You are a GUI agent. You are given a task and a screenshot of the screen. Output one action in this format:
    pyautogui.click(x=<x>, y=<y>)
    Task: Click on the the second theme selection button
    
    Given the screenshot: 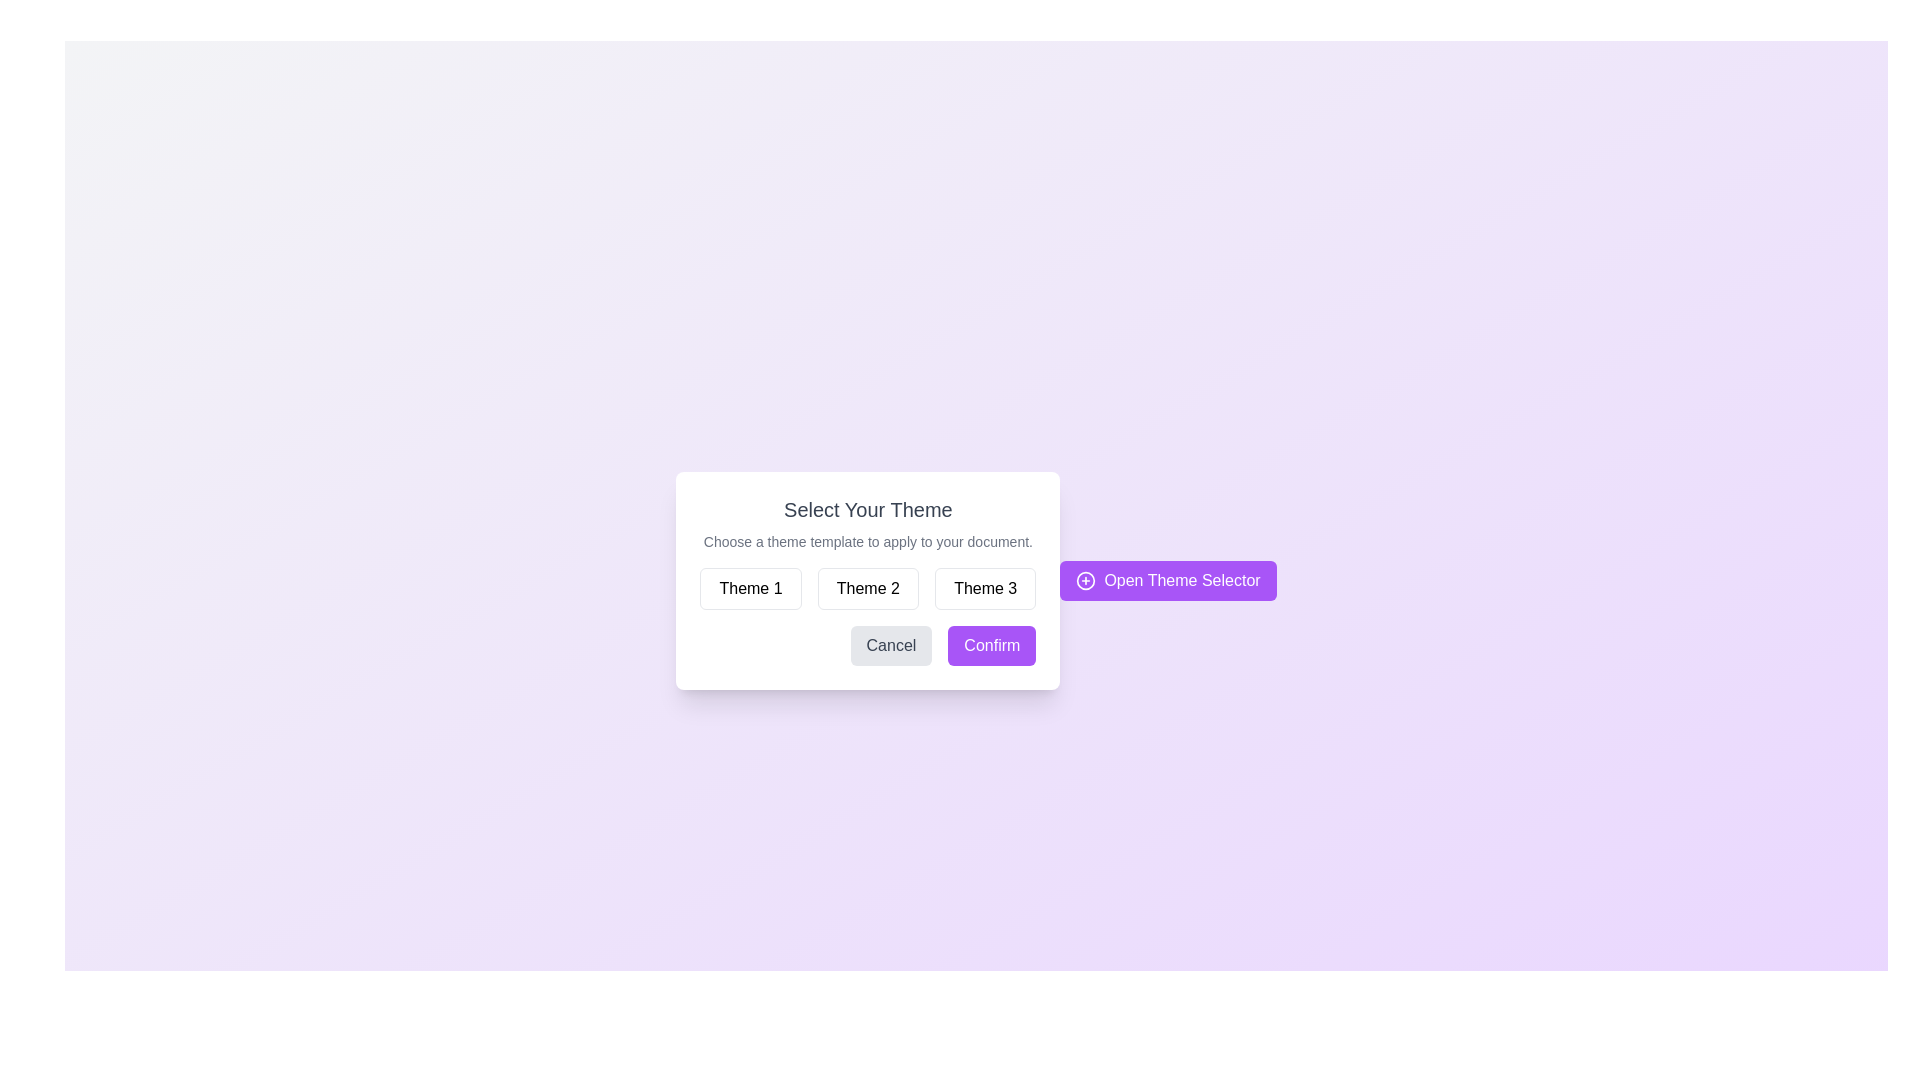 What is the action you would take?
    pyautogui.click(x=868, y=581)
    